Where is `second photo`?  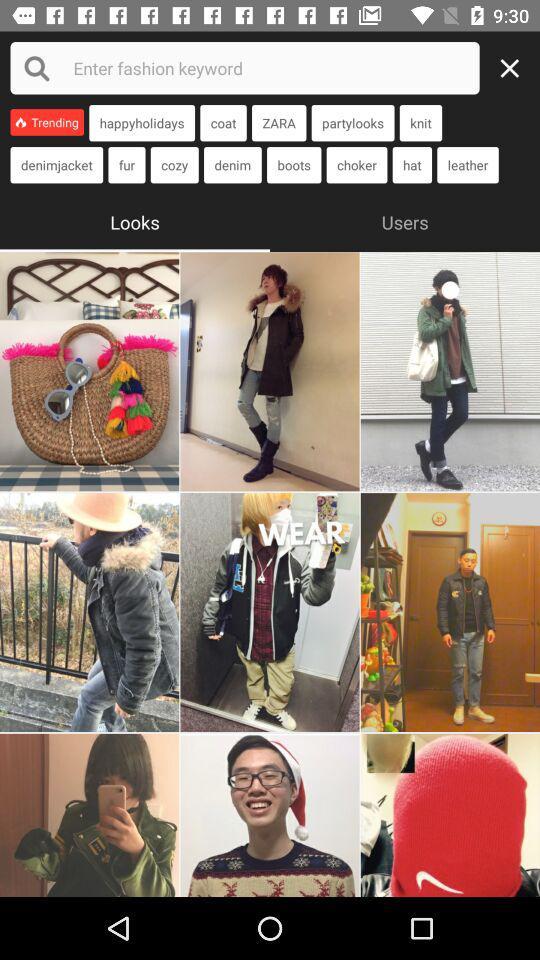 second photo is located at coordinates (270, 370).